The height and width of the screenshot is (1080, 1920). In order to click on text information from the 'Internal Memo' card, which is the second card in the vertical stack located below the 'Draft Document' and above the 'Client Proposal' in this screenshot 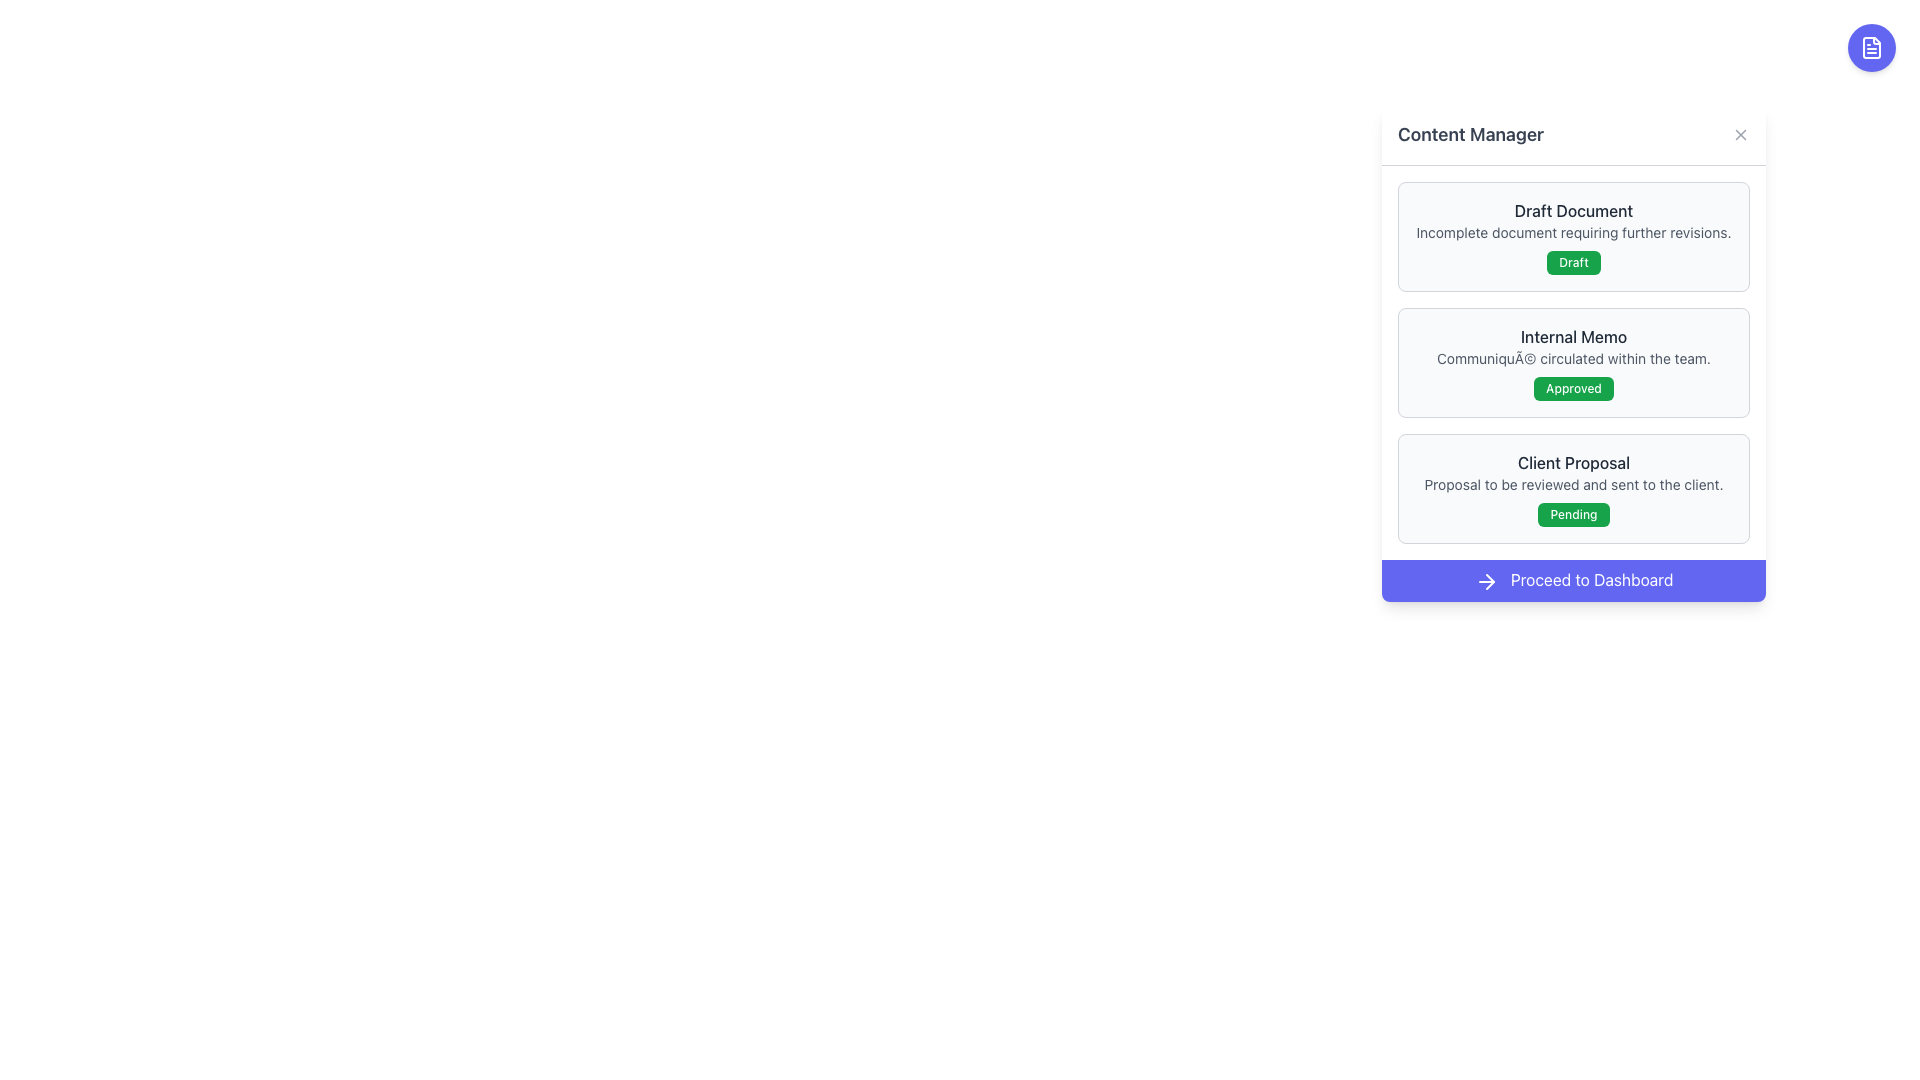, I will do `click(1573, 362)`.